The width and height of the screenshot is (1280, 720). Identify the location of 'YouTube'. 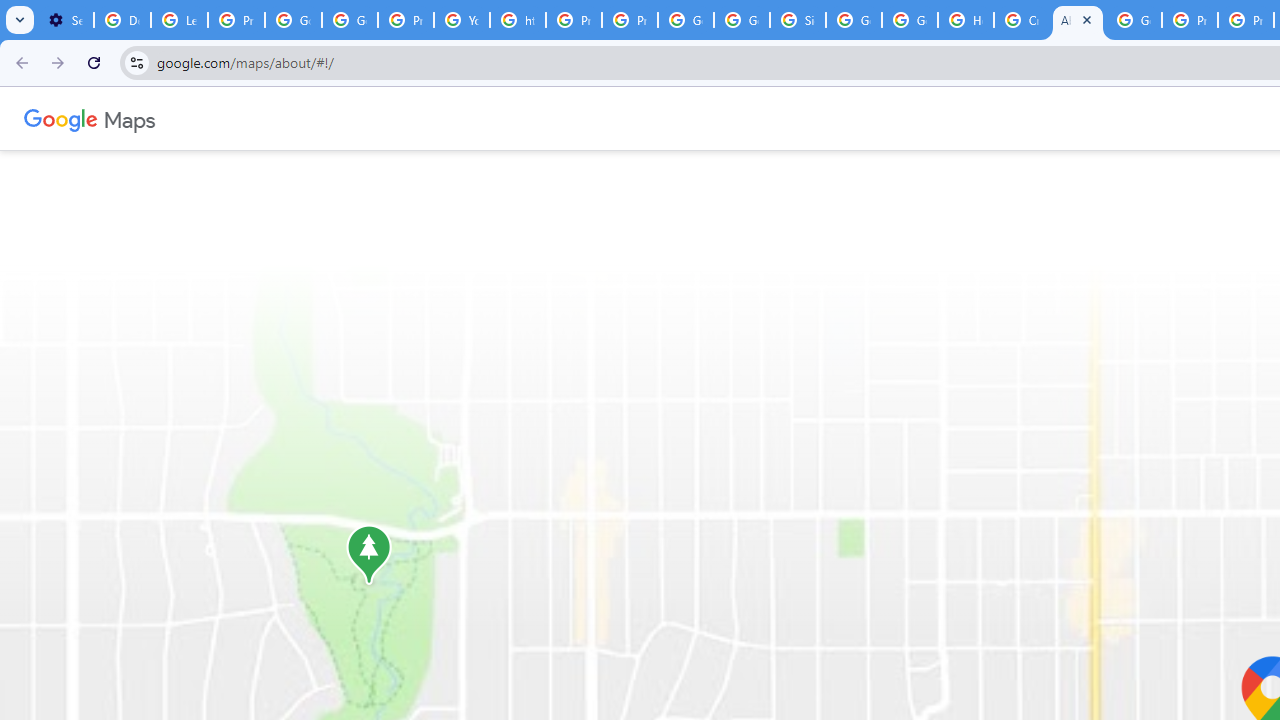
(461, 20).